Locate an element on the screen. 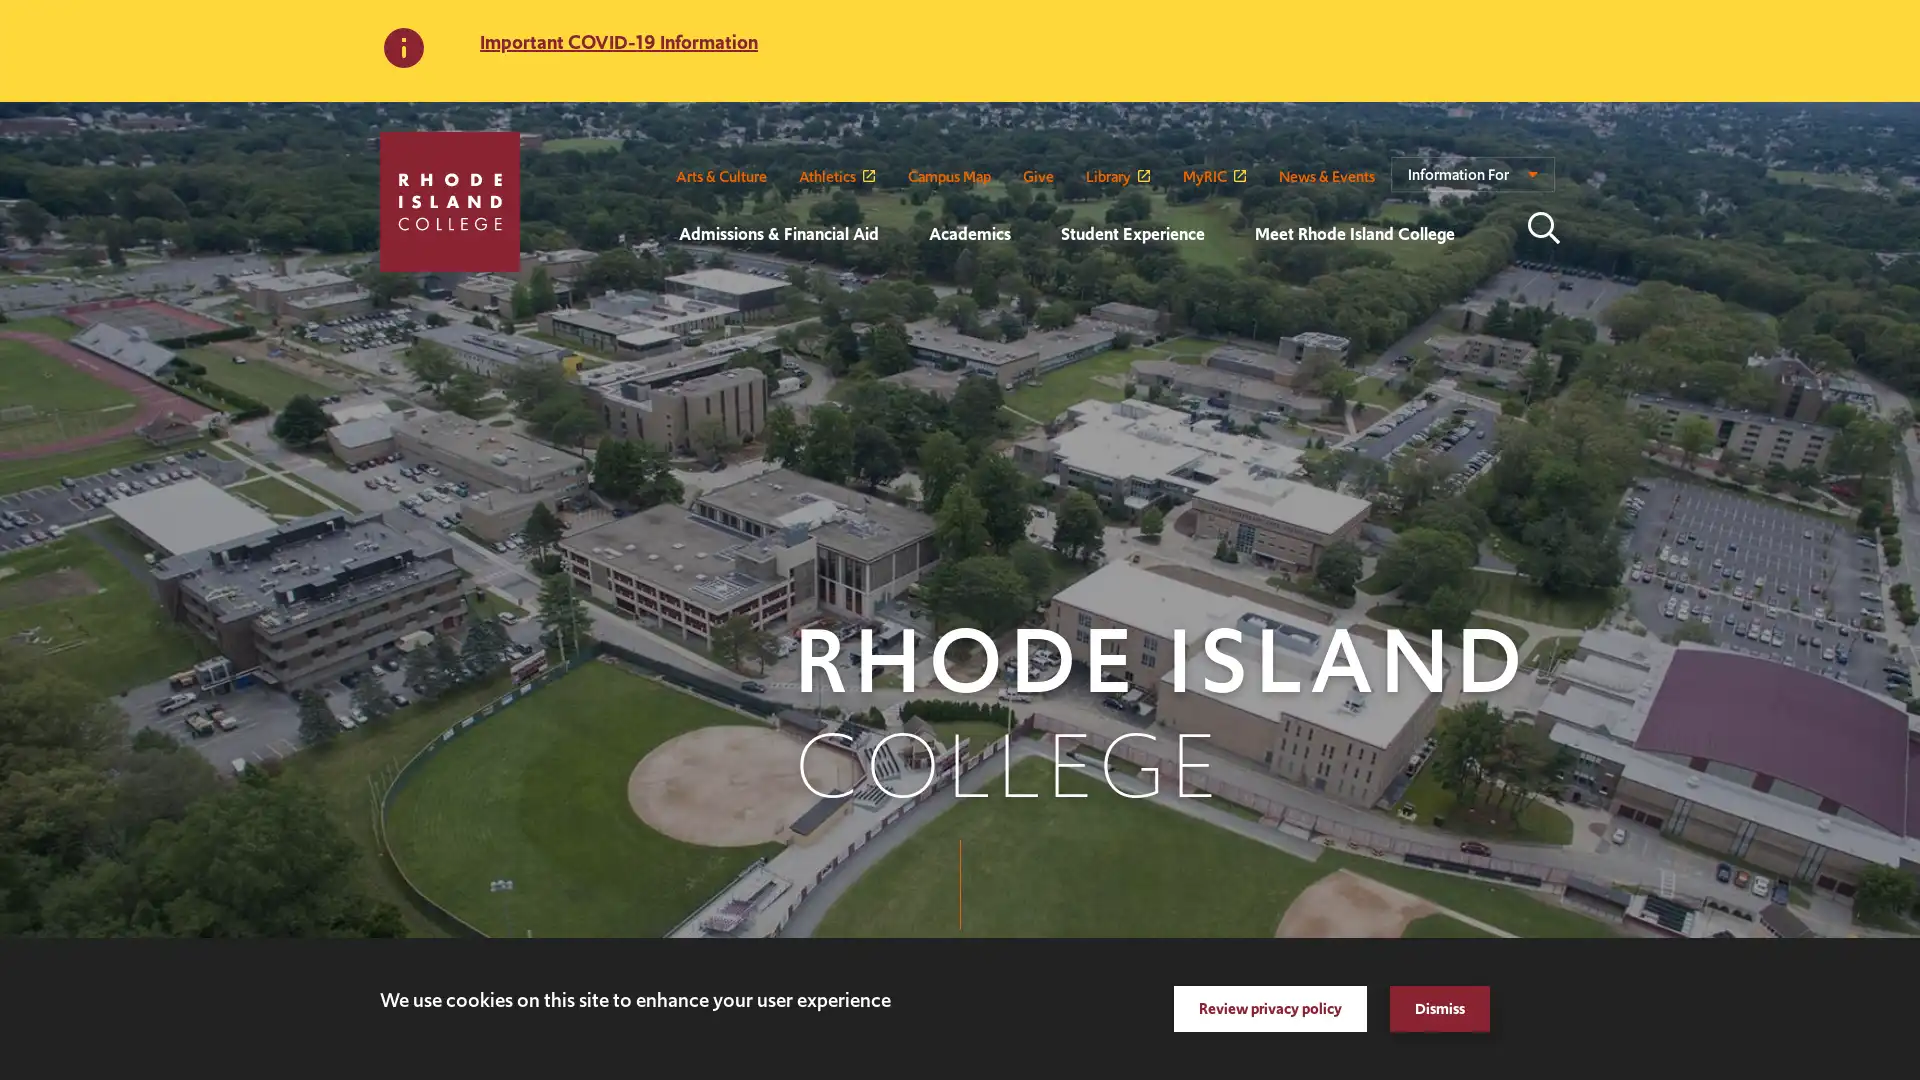  Dismiss is located at coordinates (1440, 1009).